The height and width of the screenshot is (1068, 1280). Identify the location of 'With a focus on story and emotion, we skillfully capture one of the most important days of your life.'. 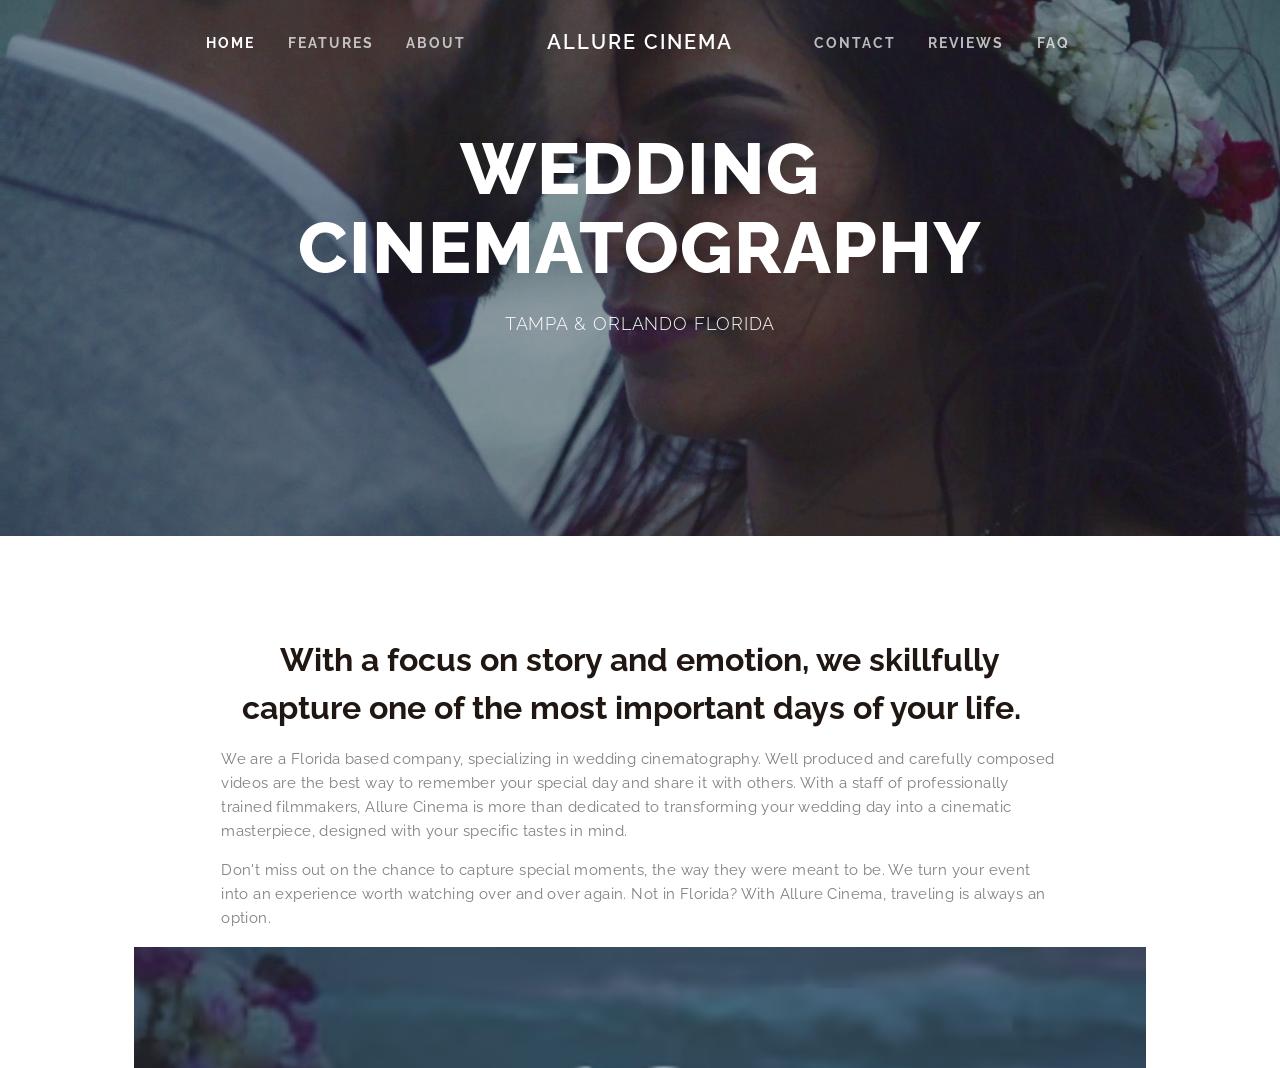
(638, 682).